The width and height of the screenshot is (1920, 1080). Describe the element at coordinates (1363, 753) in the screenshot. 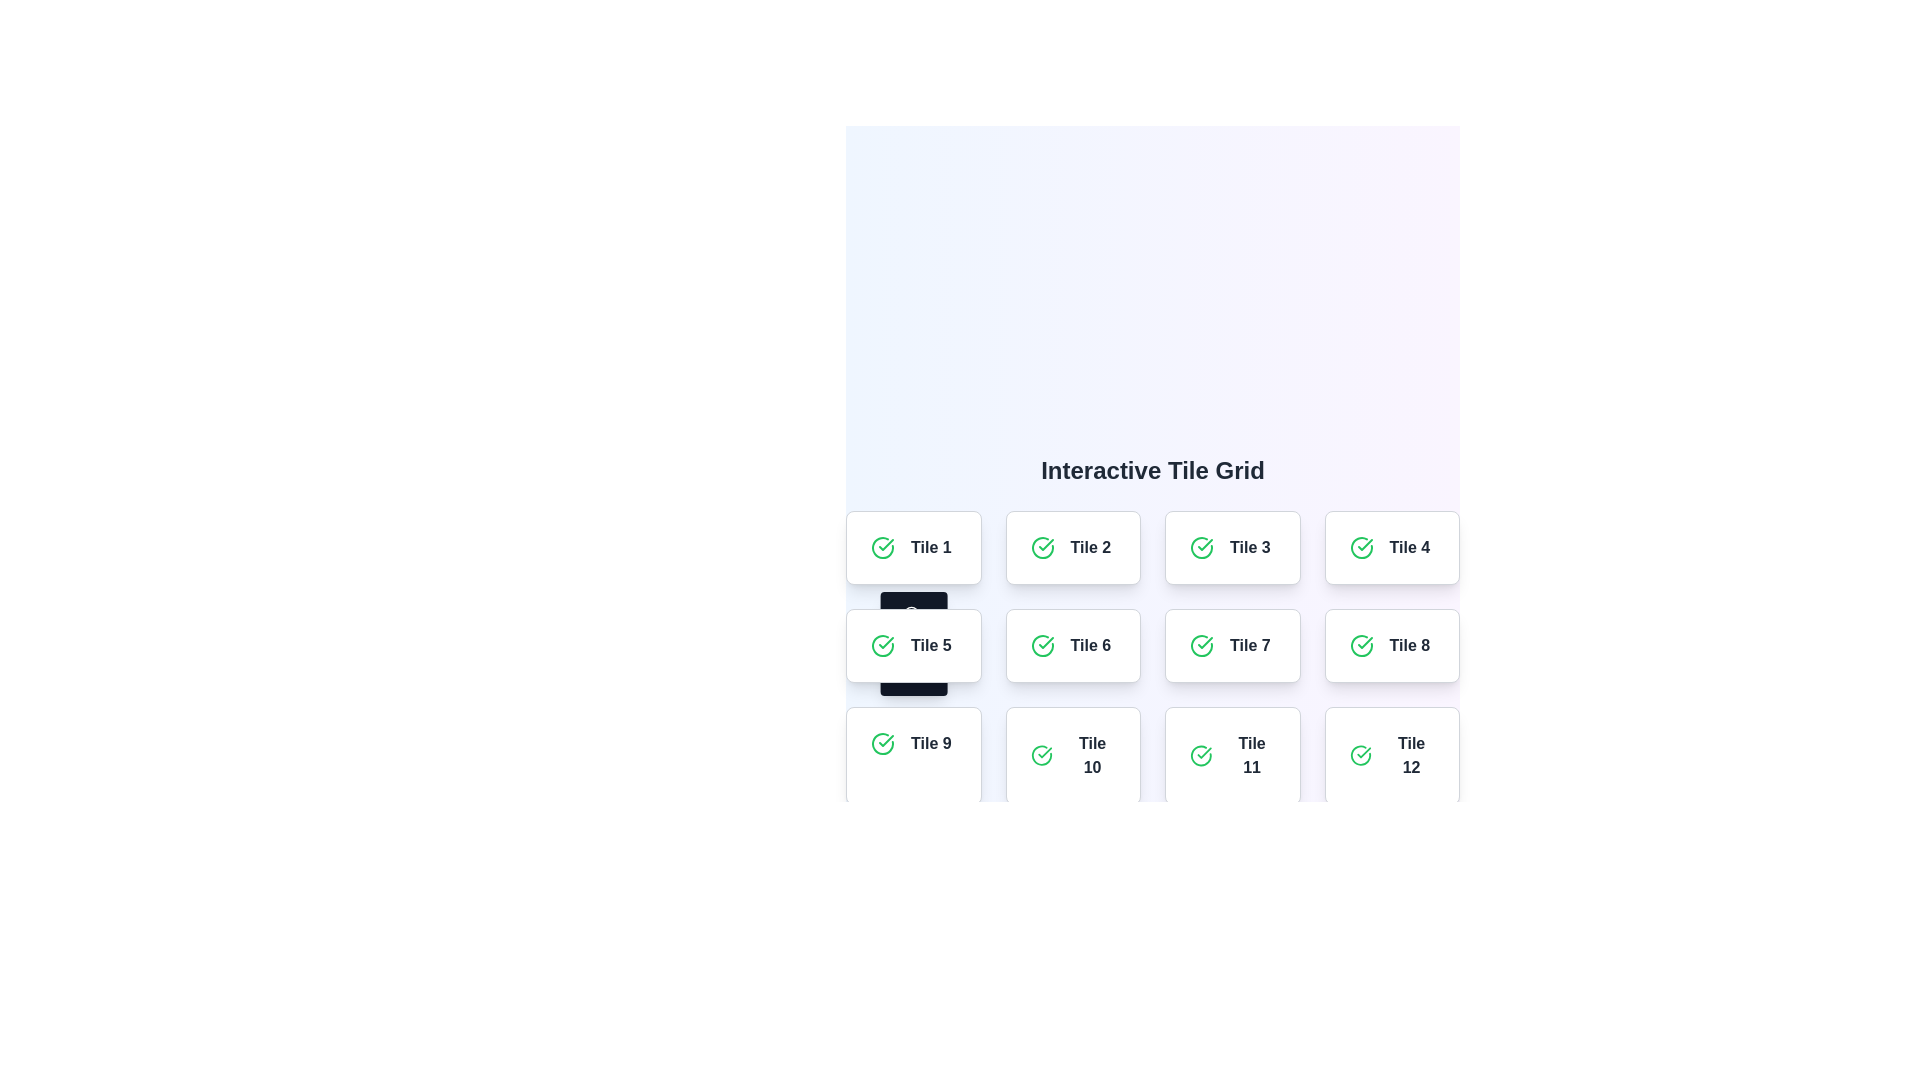

I see `the checkmark icon that indicates the completion or selection state, located in the rightmost tile of the last row in the grid` at that location.